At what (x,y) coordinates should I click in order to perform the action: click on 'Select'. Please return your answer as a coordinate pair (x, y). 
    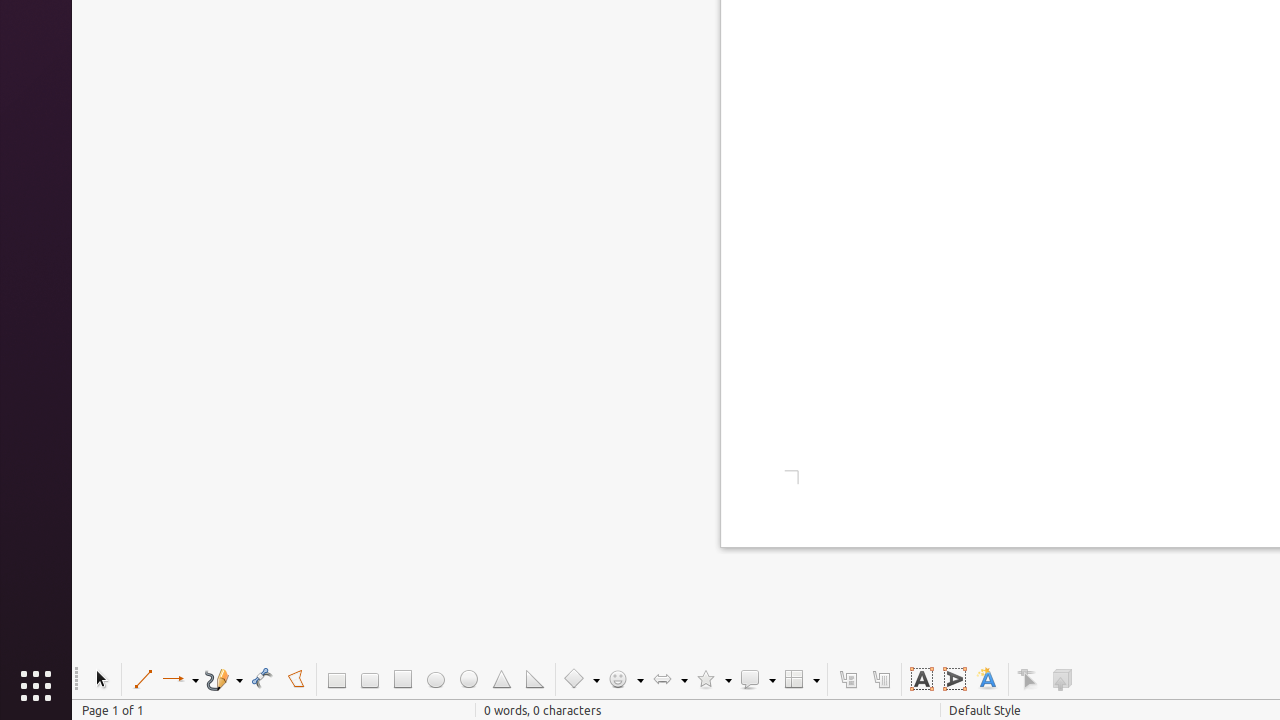
    Looking at the image, I should click on (99, 678).